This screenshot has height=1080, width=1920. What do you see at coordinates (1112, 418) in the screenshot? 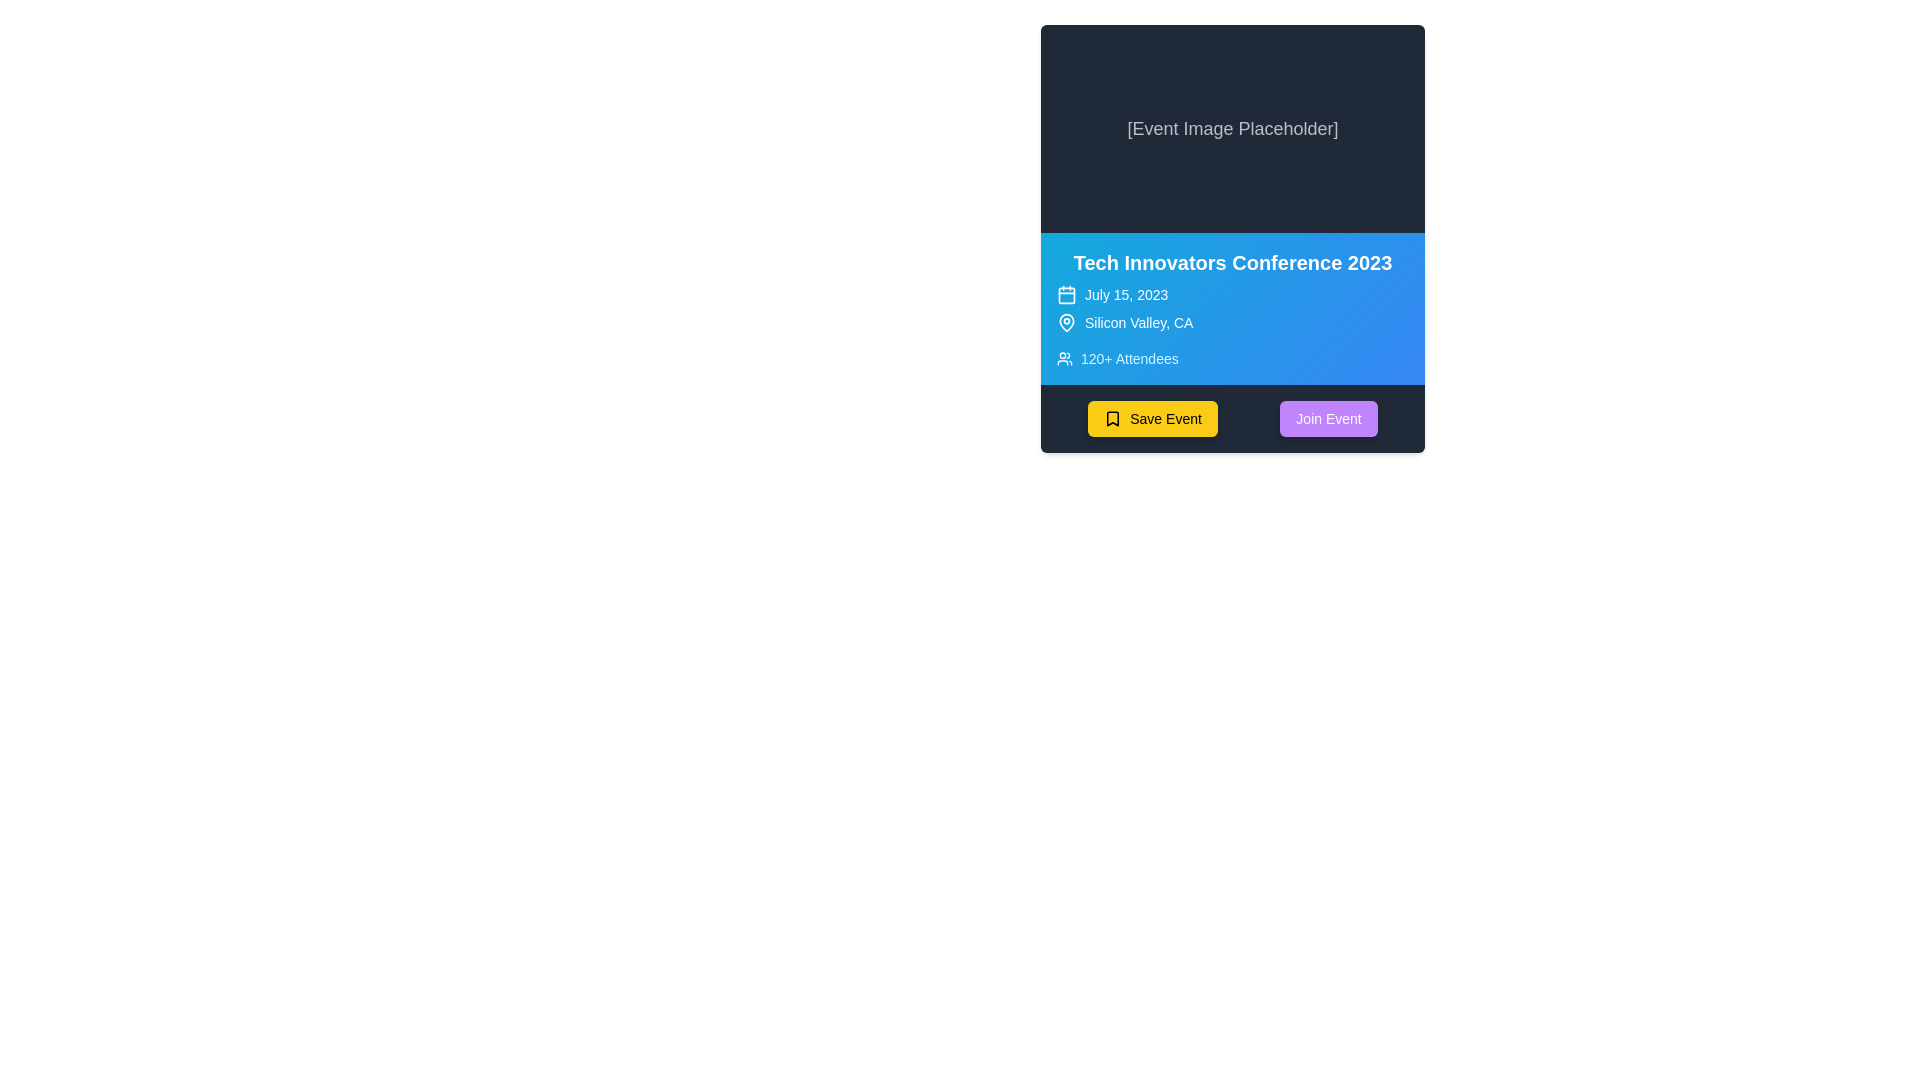
I see `the visual appearance of the bookmark-shaped icon with black and yellow colors, located to the left of the 'Save Event' button` at bounding box center [1112, 418].